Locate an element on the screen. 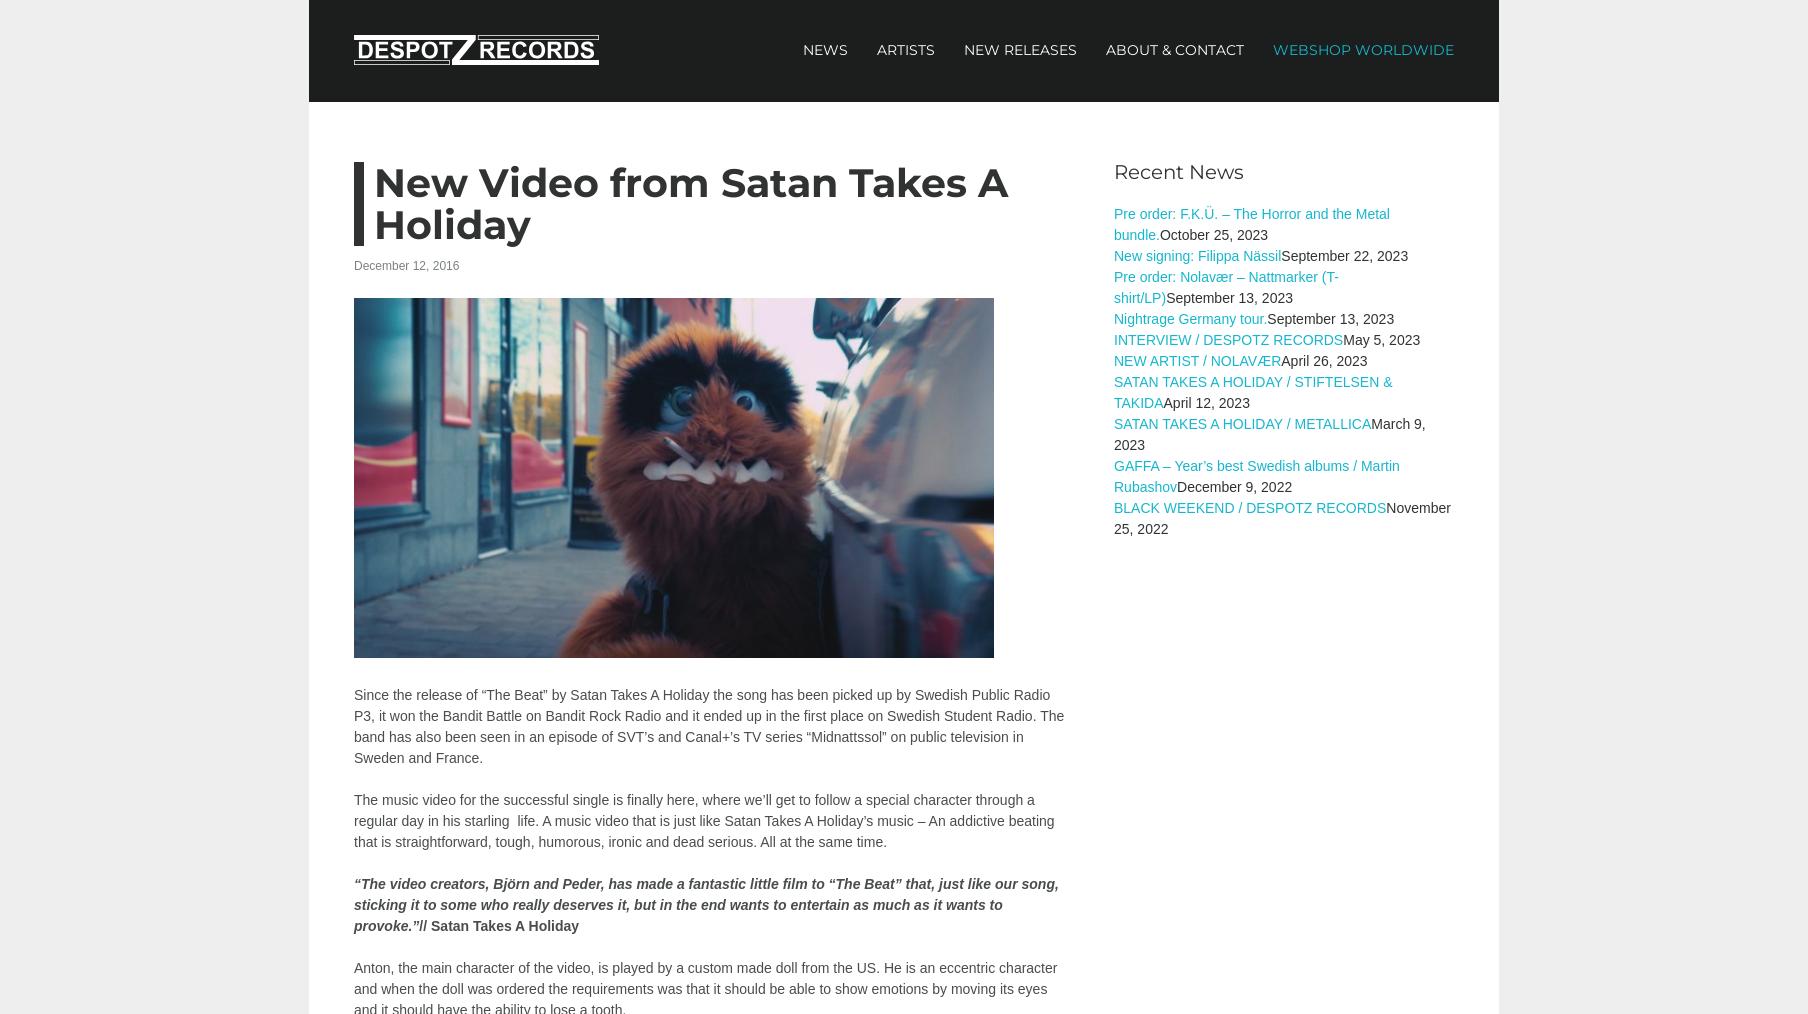  'December 12, 2016' is located at coordinates (405, 265).